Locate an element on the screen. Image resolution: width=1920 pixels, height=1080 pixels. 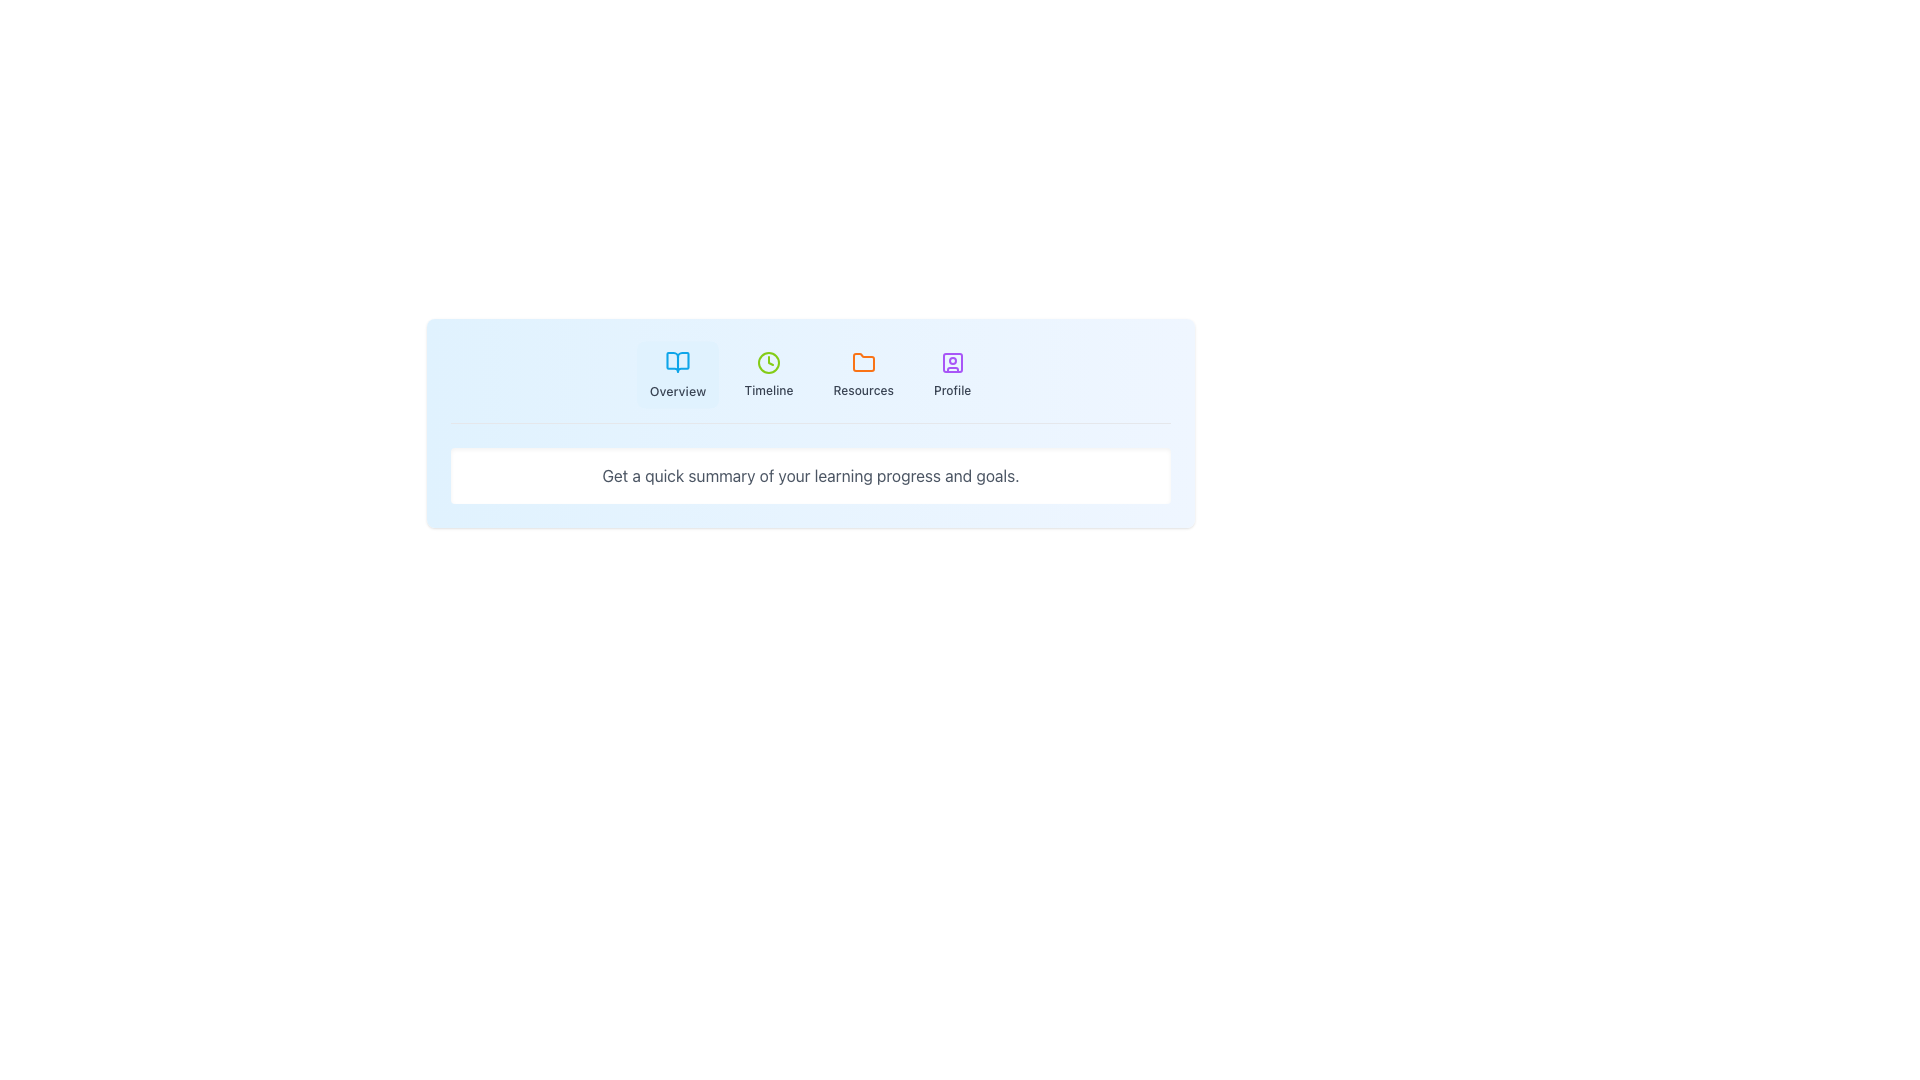
the Text content display element that provides a summary of the user's learning progress and goals, located below the navigation section is located at coordinates (811, 475).